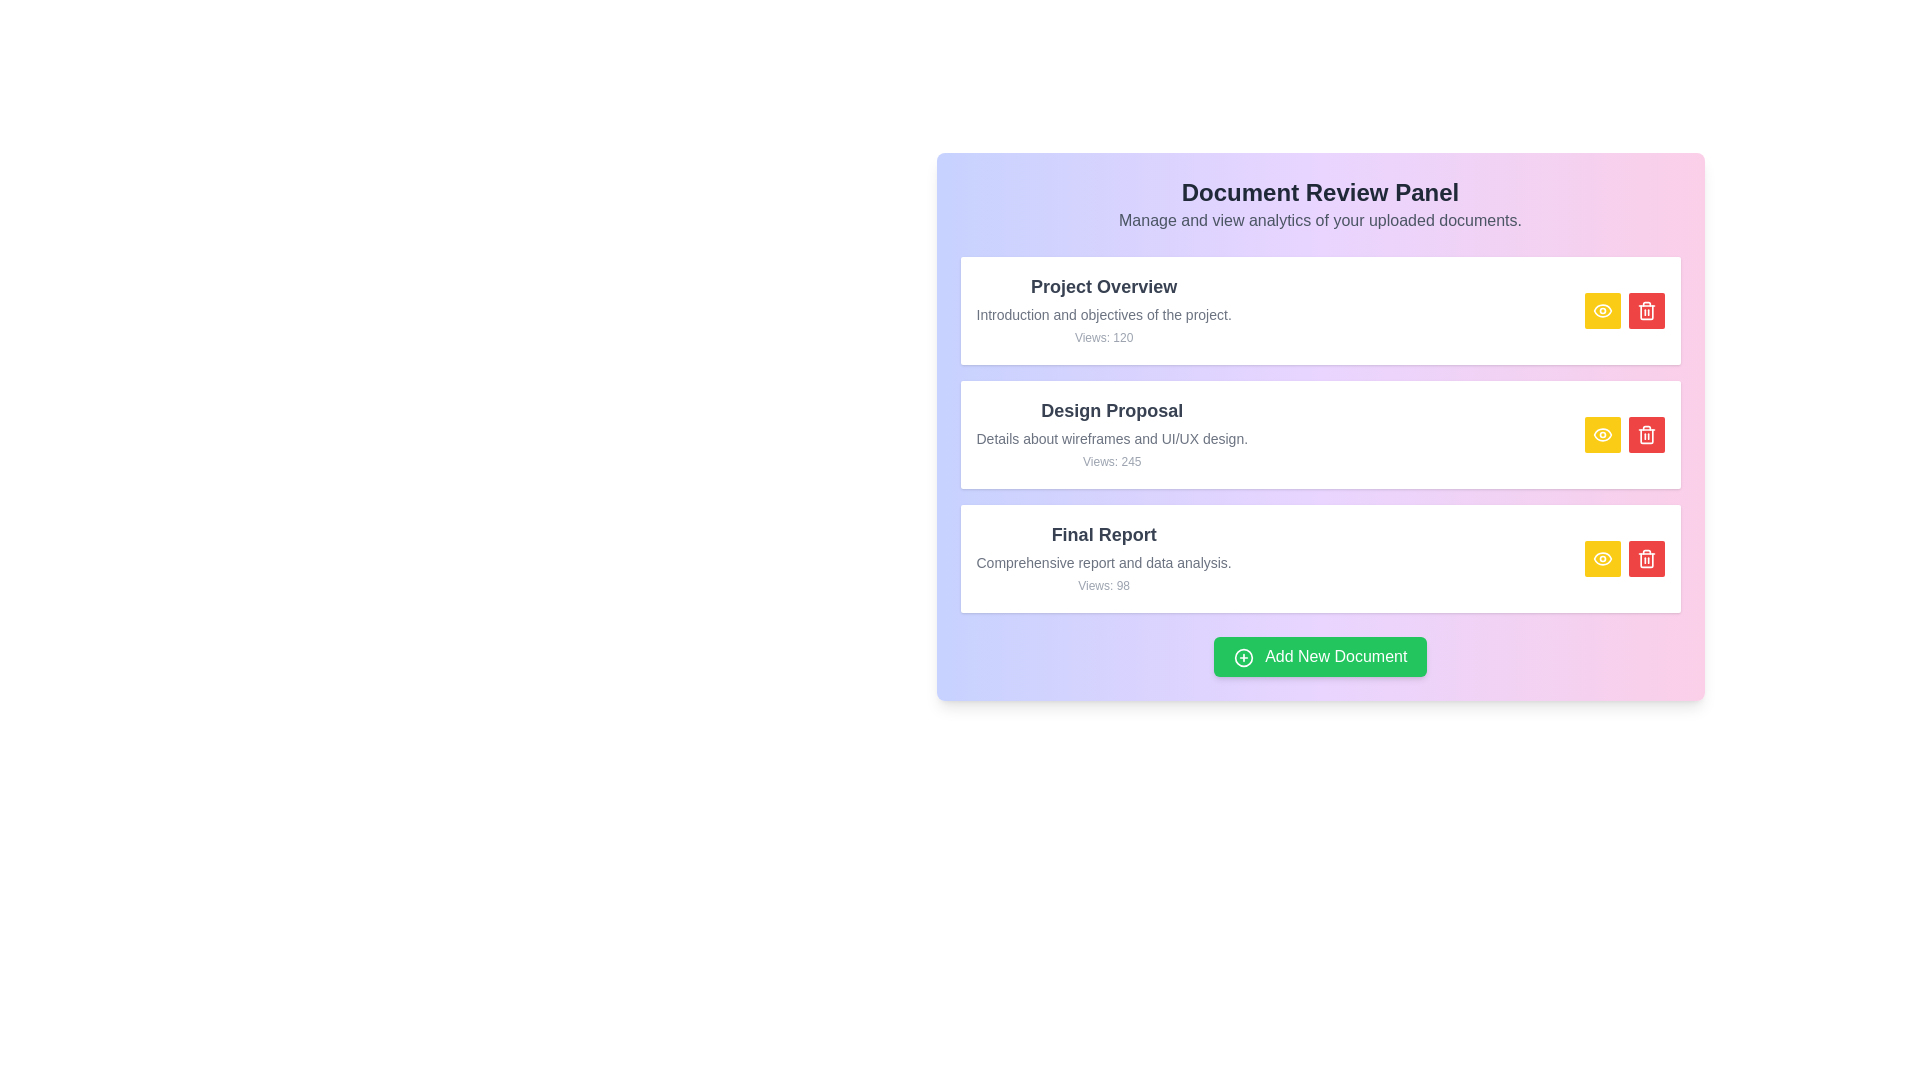 This screenshot has width=1920, height=1080. I want to click on the delete button for the document titled Design Proposal, so click(1646, 434).